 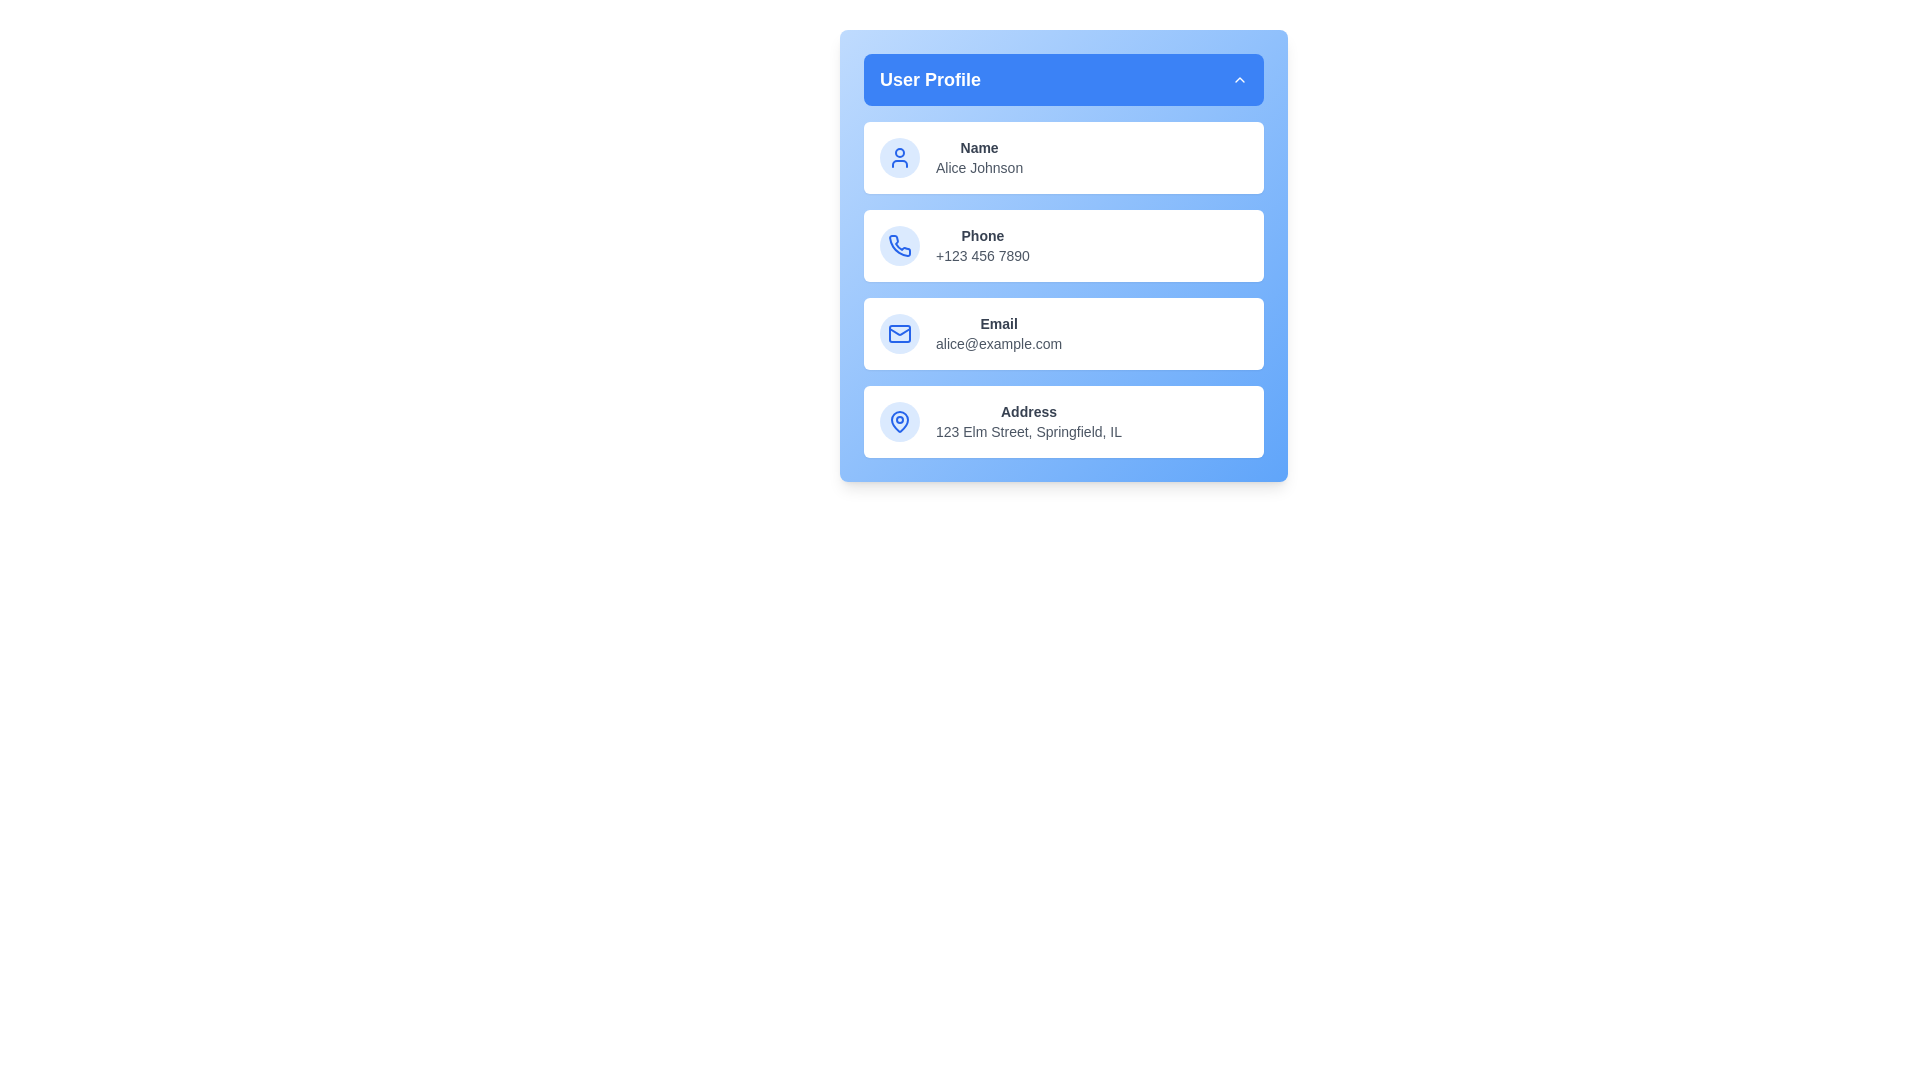 What do you see at coordinates (899, 157) in the screenshot?
I see `the user icon, which is a simplified outline of a human figure in blue, located on the left side of the first entry in a vertically stacked list within a user profile card` at bounding box center [899, 157].